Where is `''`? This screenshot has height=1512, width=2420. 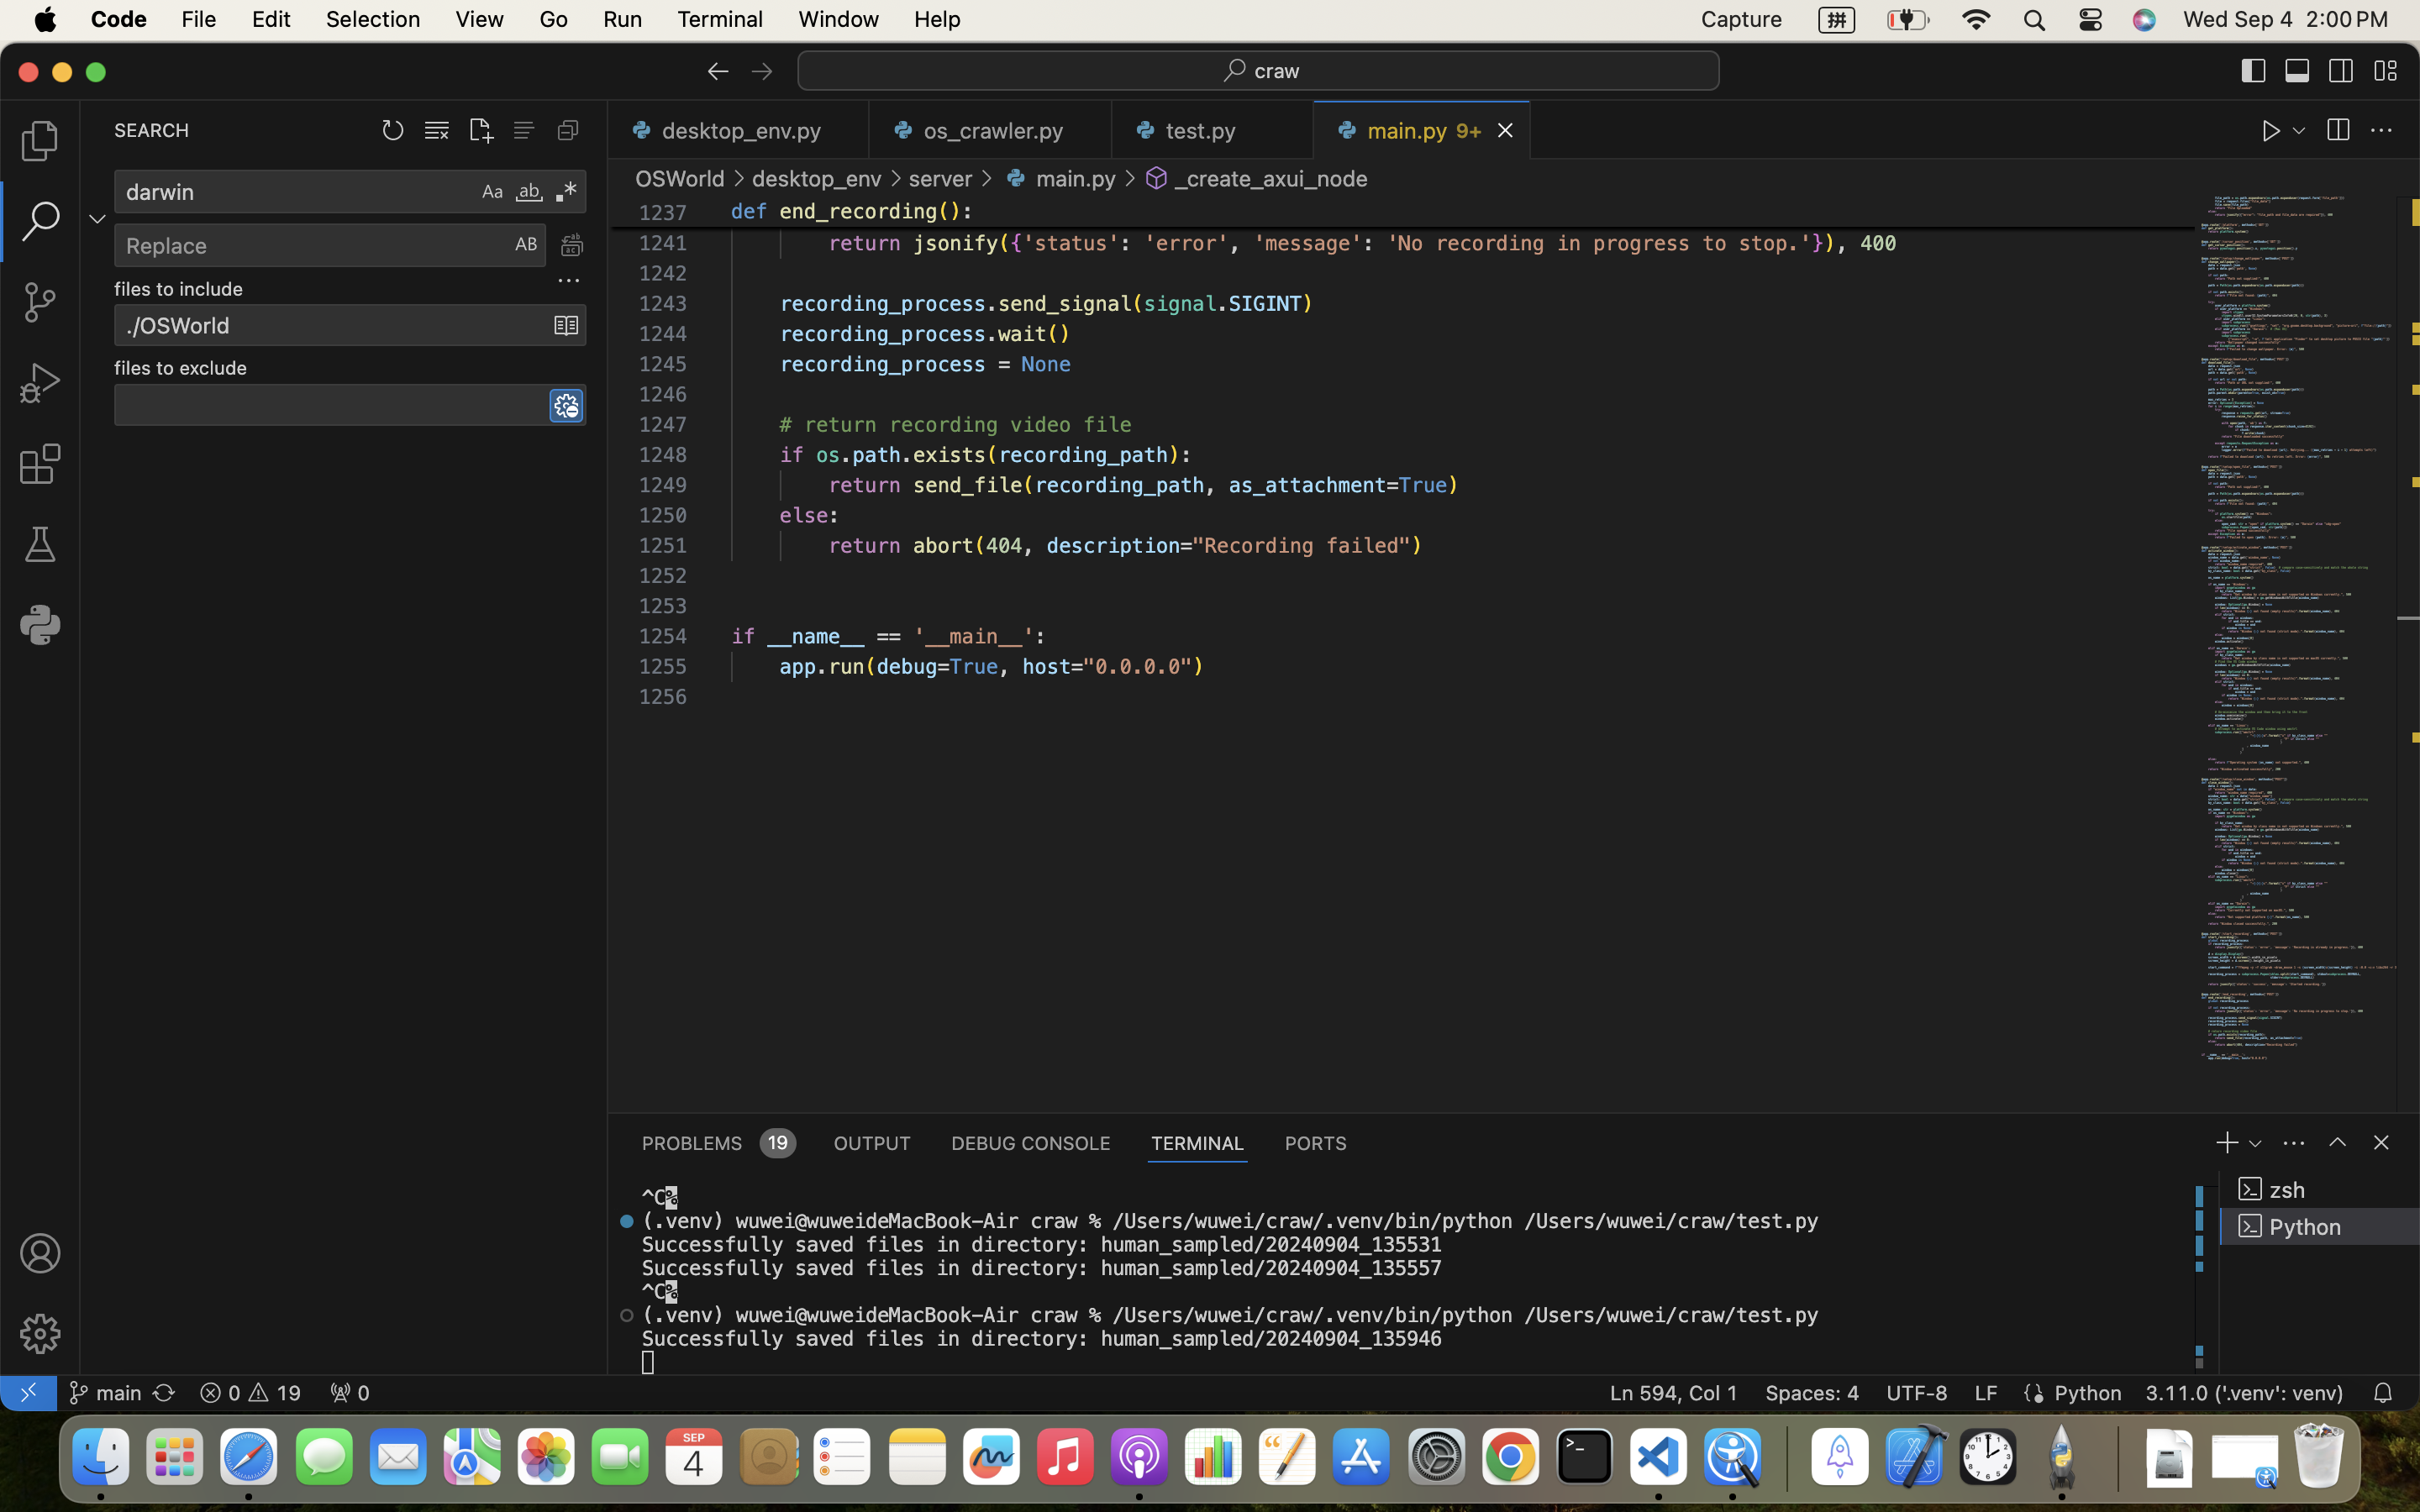
'' is located at coordinates (2338, 130).